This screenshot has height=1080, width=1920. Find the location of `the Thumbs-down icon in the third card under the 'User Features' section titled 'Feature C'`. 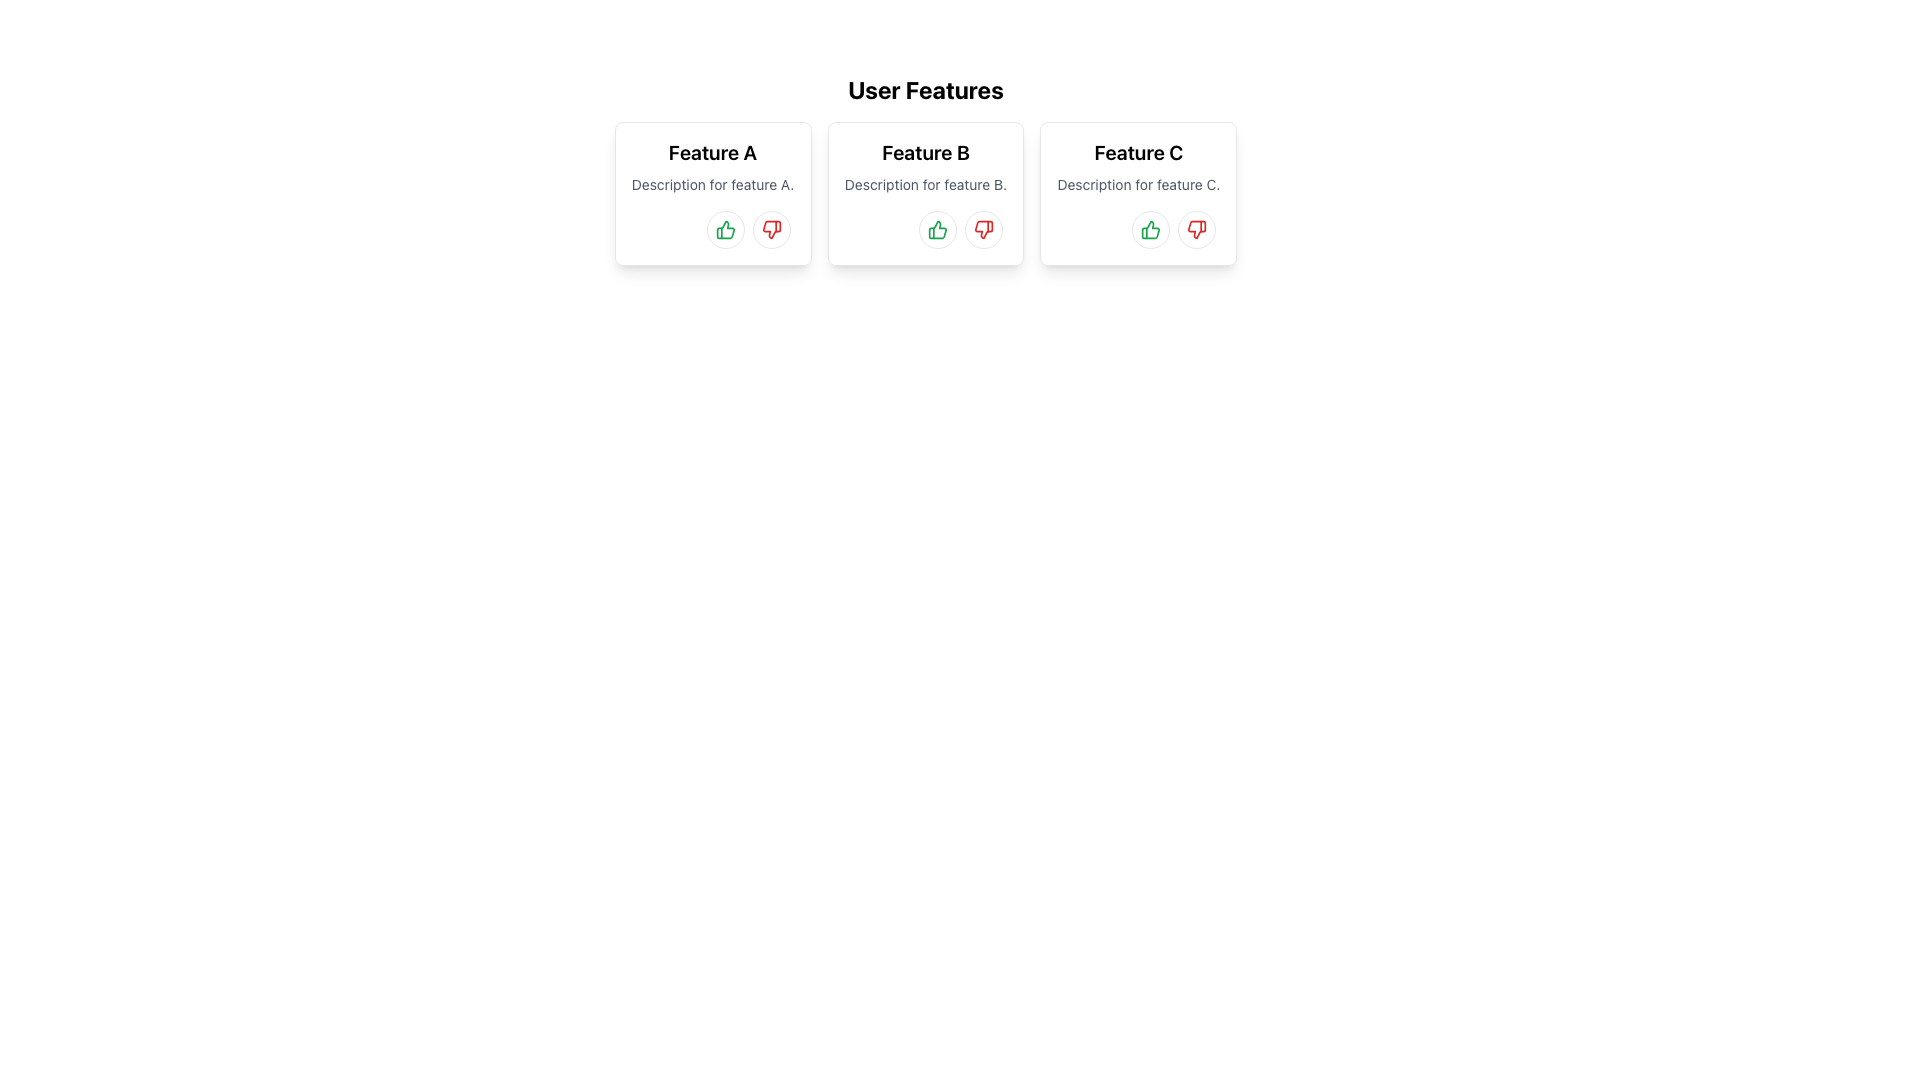

the Thumbs-down icon in the third card under the 'User Features' section titled 'Feature C' is located at coordinates (1197, 229).